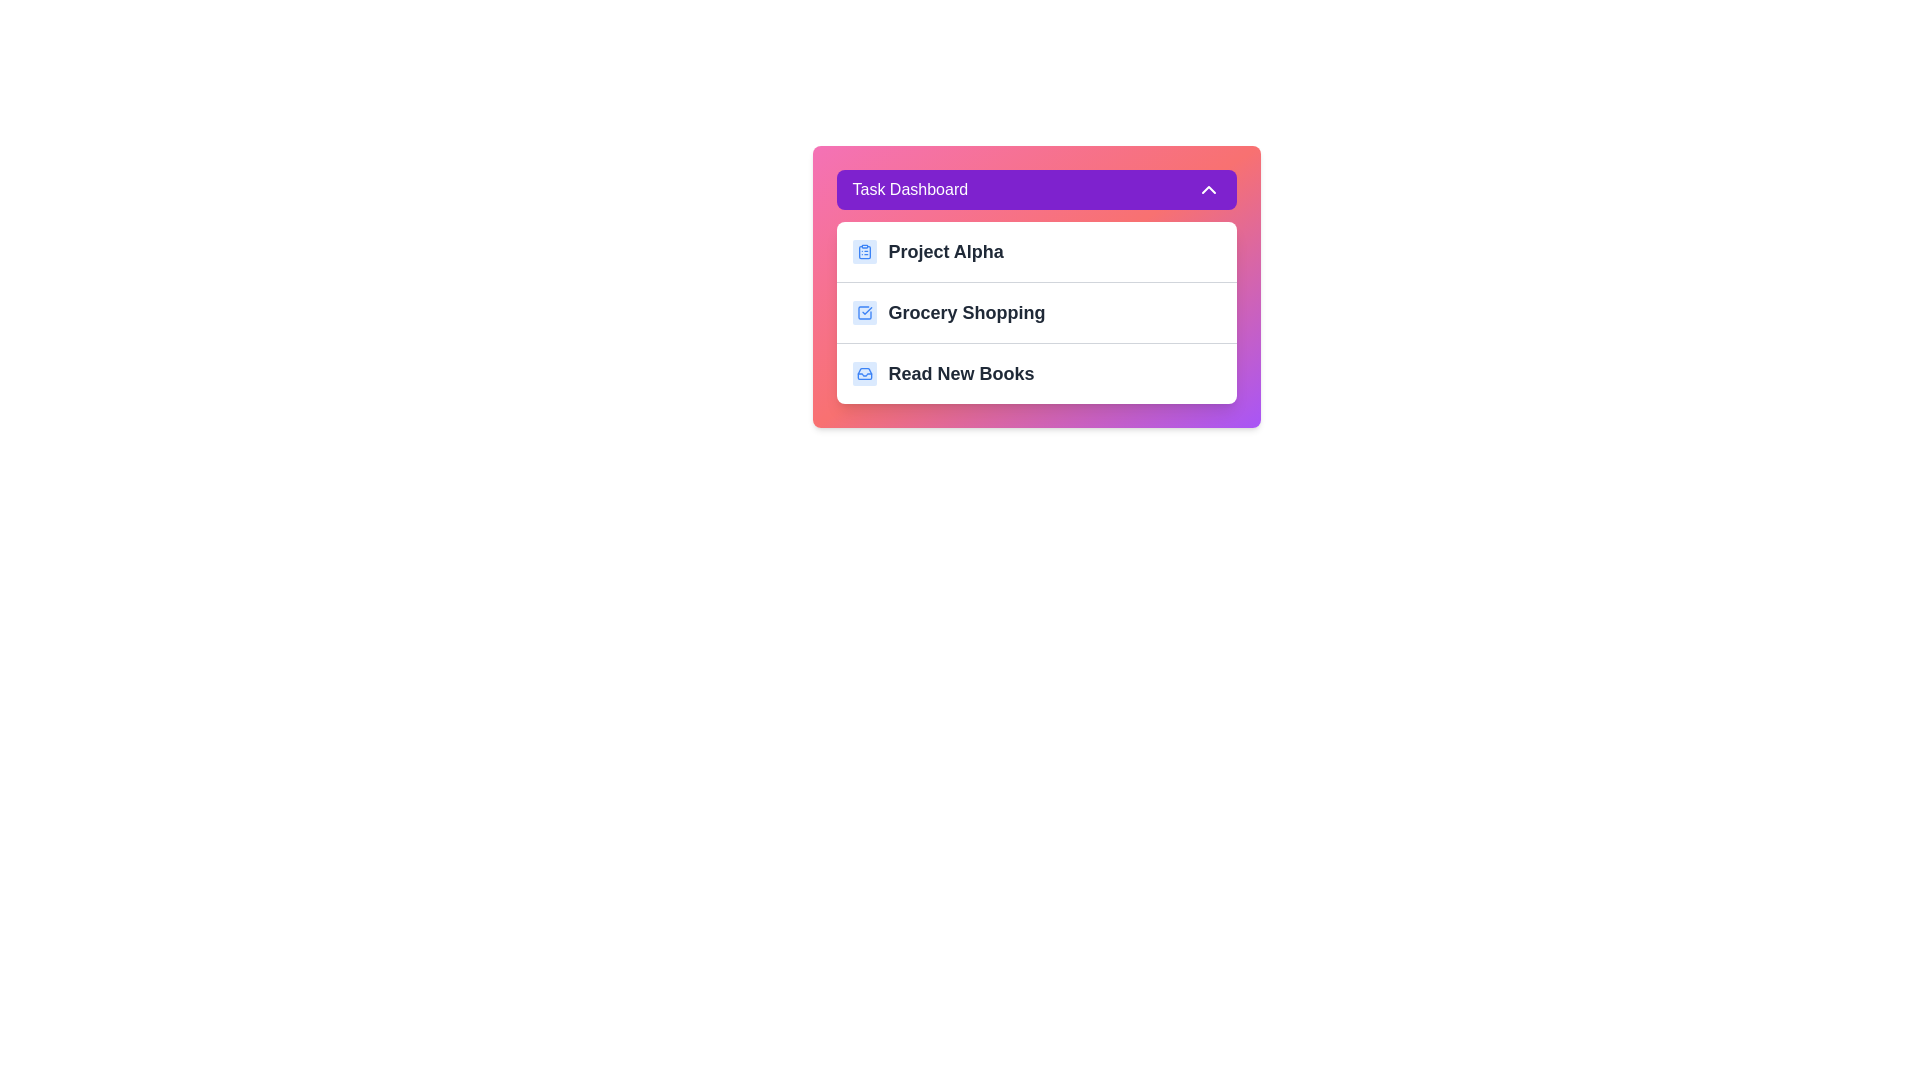 Image resolution: width=1920 pixels, height=1080 pixels. What do you see at coordinates (864, 250) in the screenshot?
I see `the decorative clipboard icon associated with the 'Project Alpha' entry, located on the left side of the text` at bounding box center [864, 250].